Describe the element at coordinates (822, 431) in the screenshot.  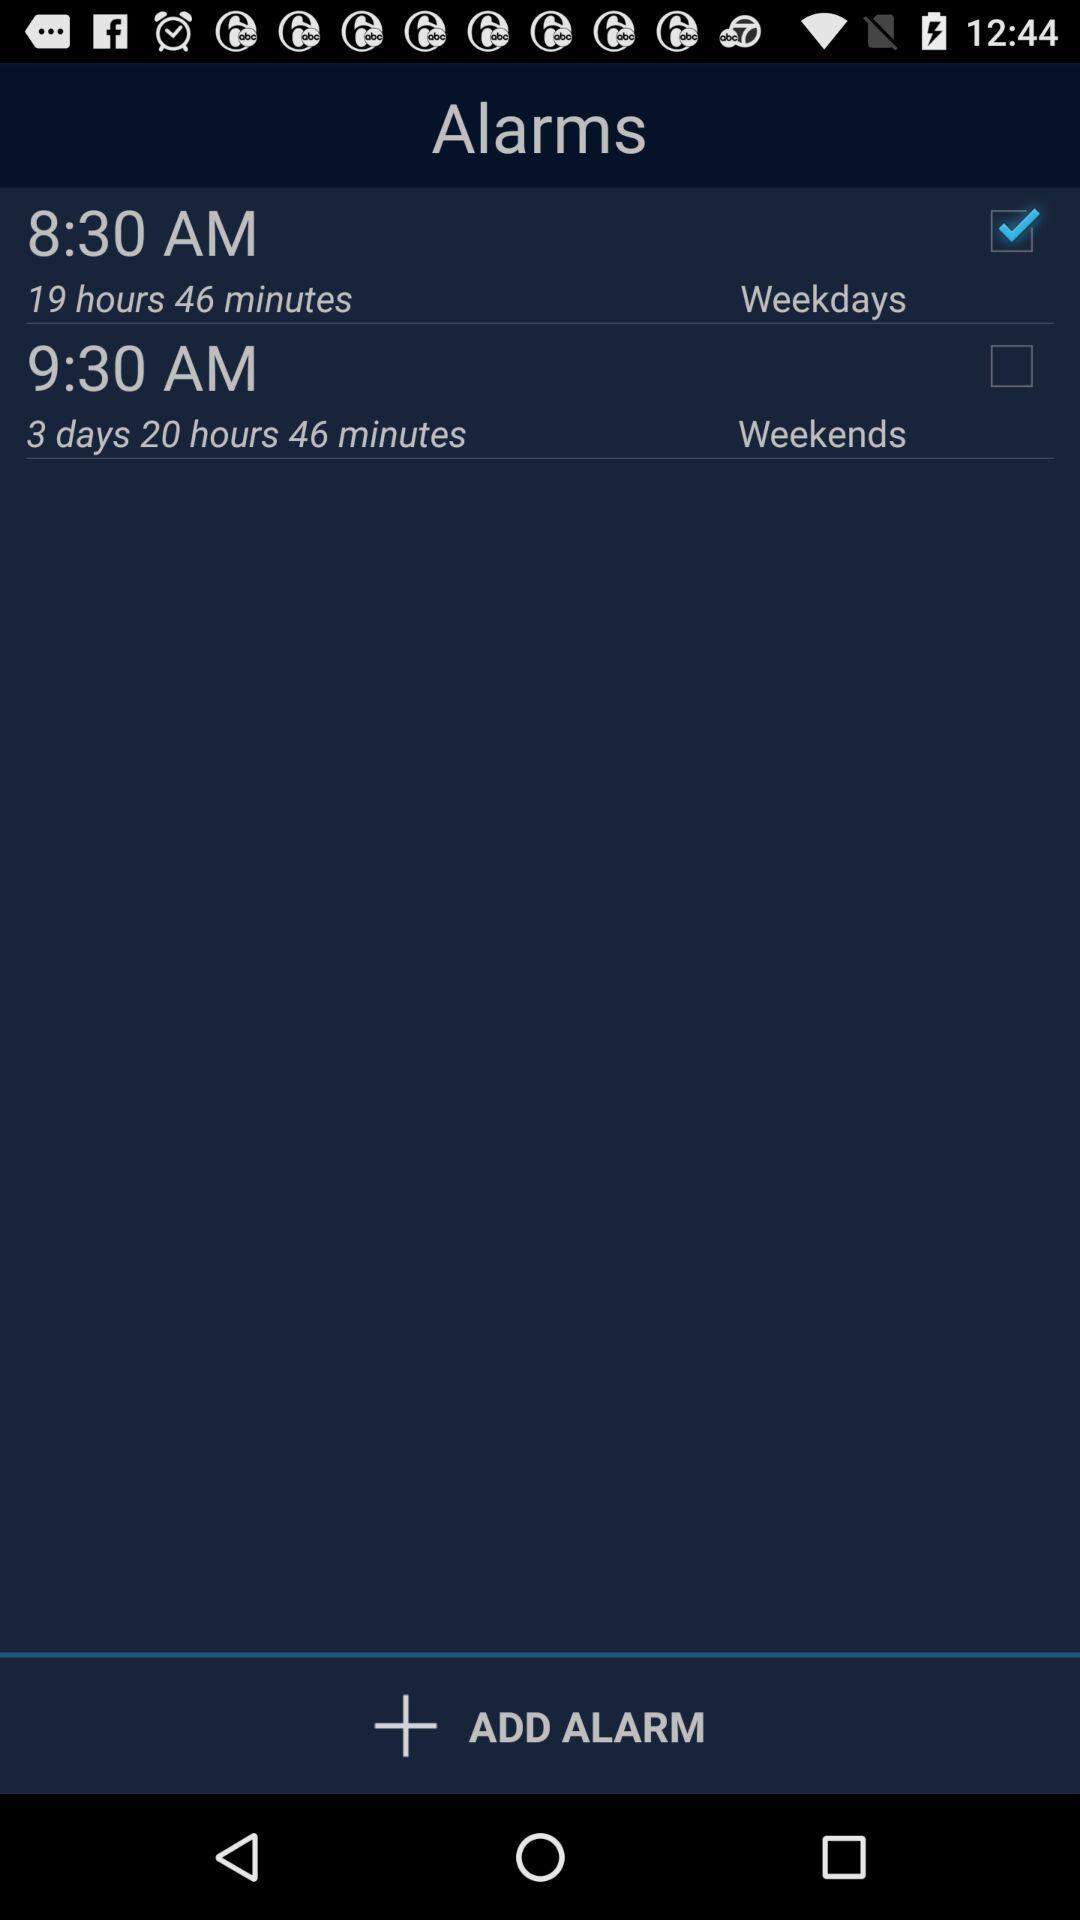
I see `item below 9:30 am` at that location.